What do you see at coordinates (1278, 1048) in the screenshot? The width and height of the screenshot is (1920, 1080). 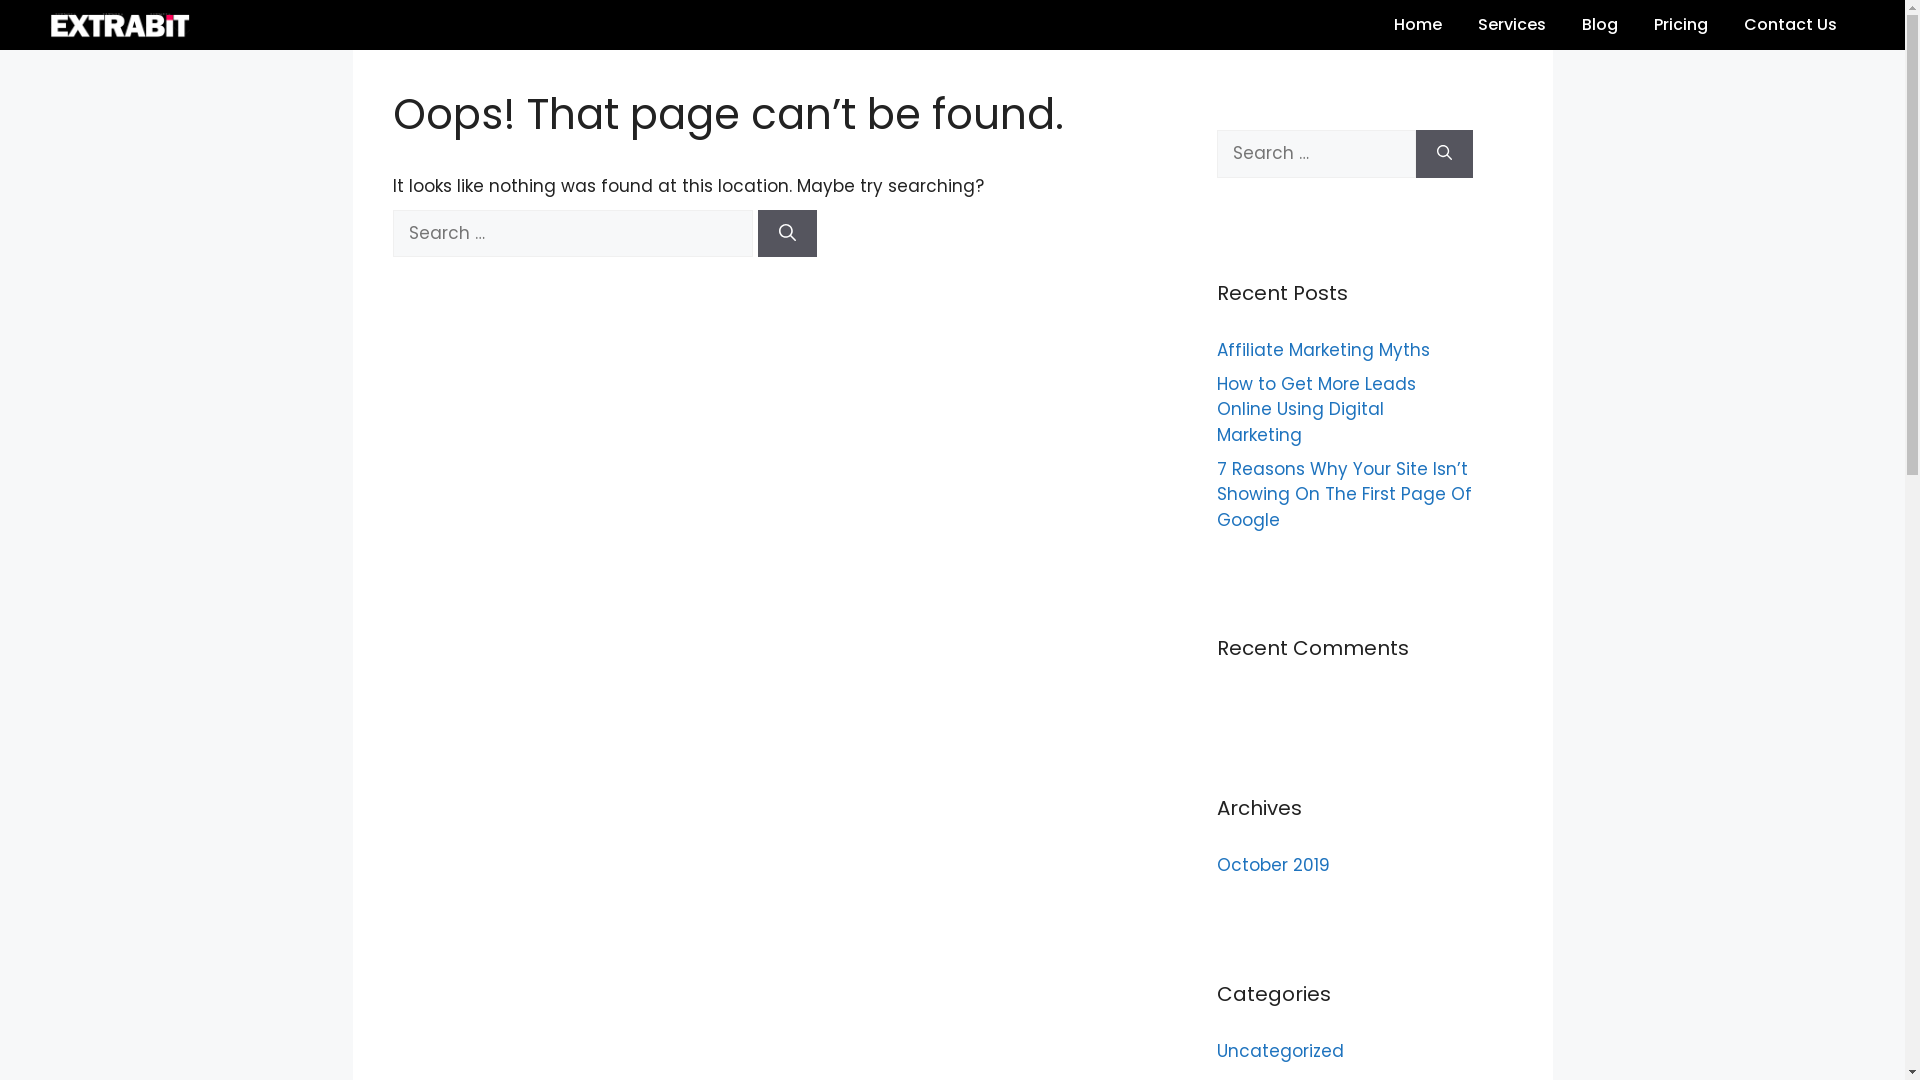 I see `'Uncategorized'` at bounding box center [1278, 1048].